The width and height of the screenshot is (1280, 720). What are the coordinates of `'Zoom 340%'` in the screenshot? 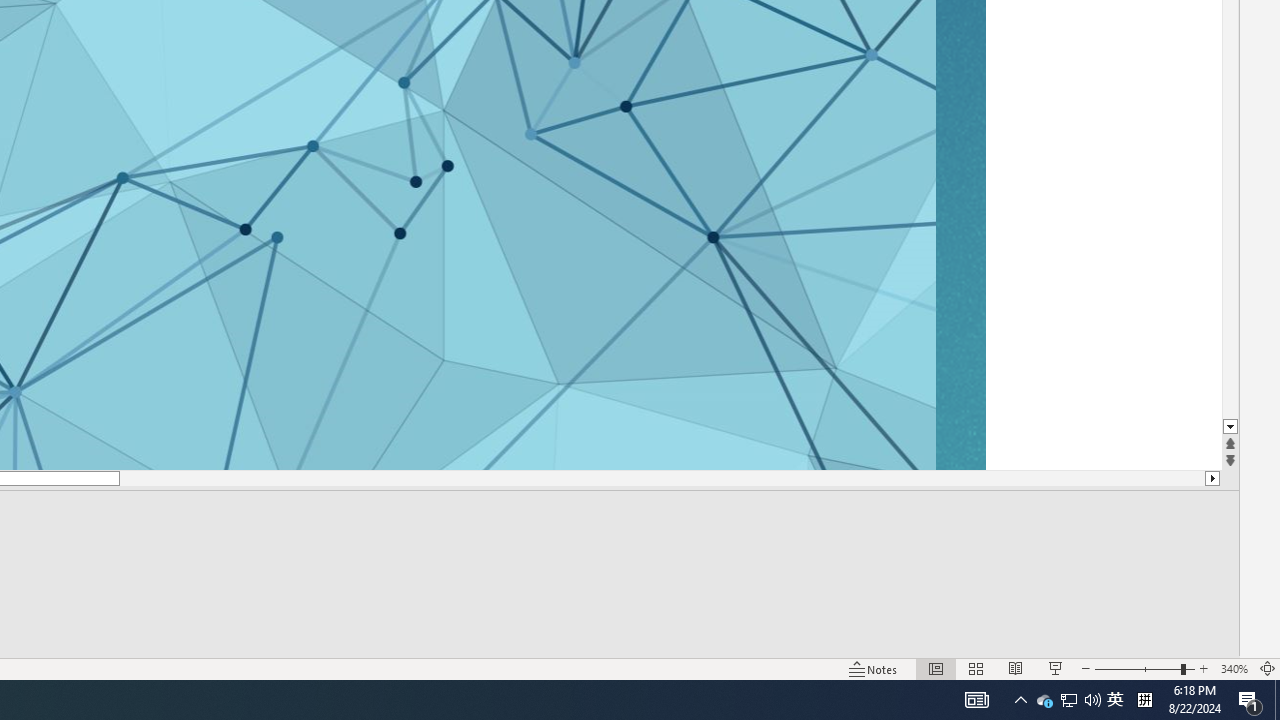 It's located at (1233, 669).